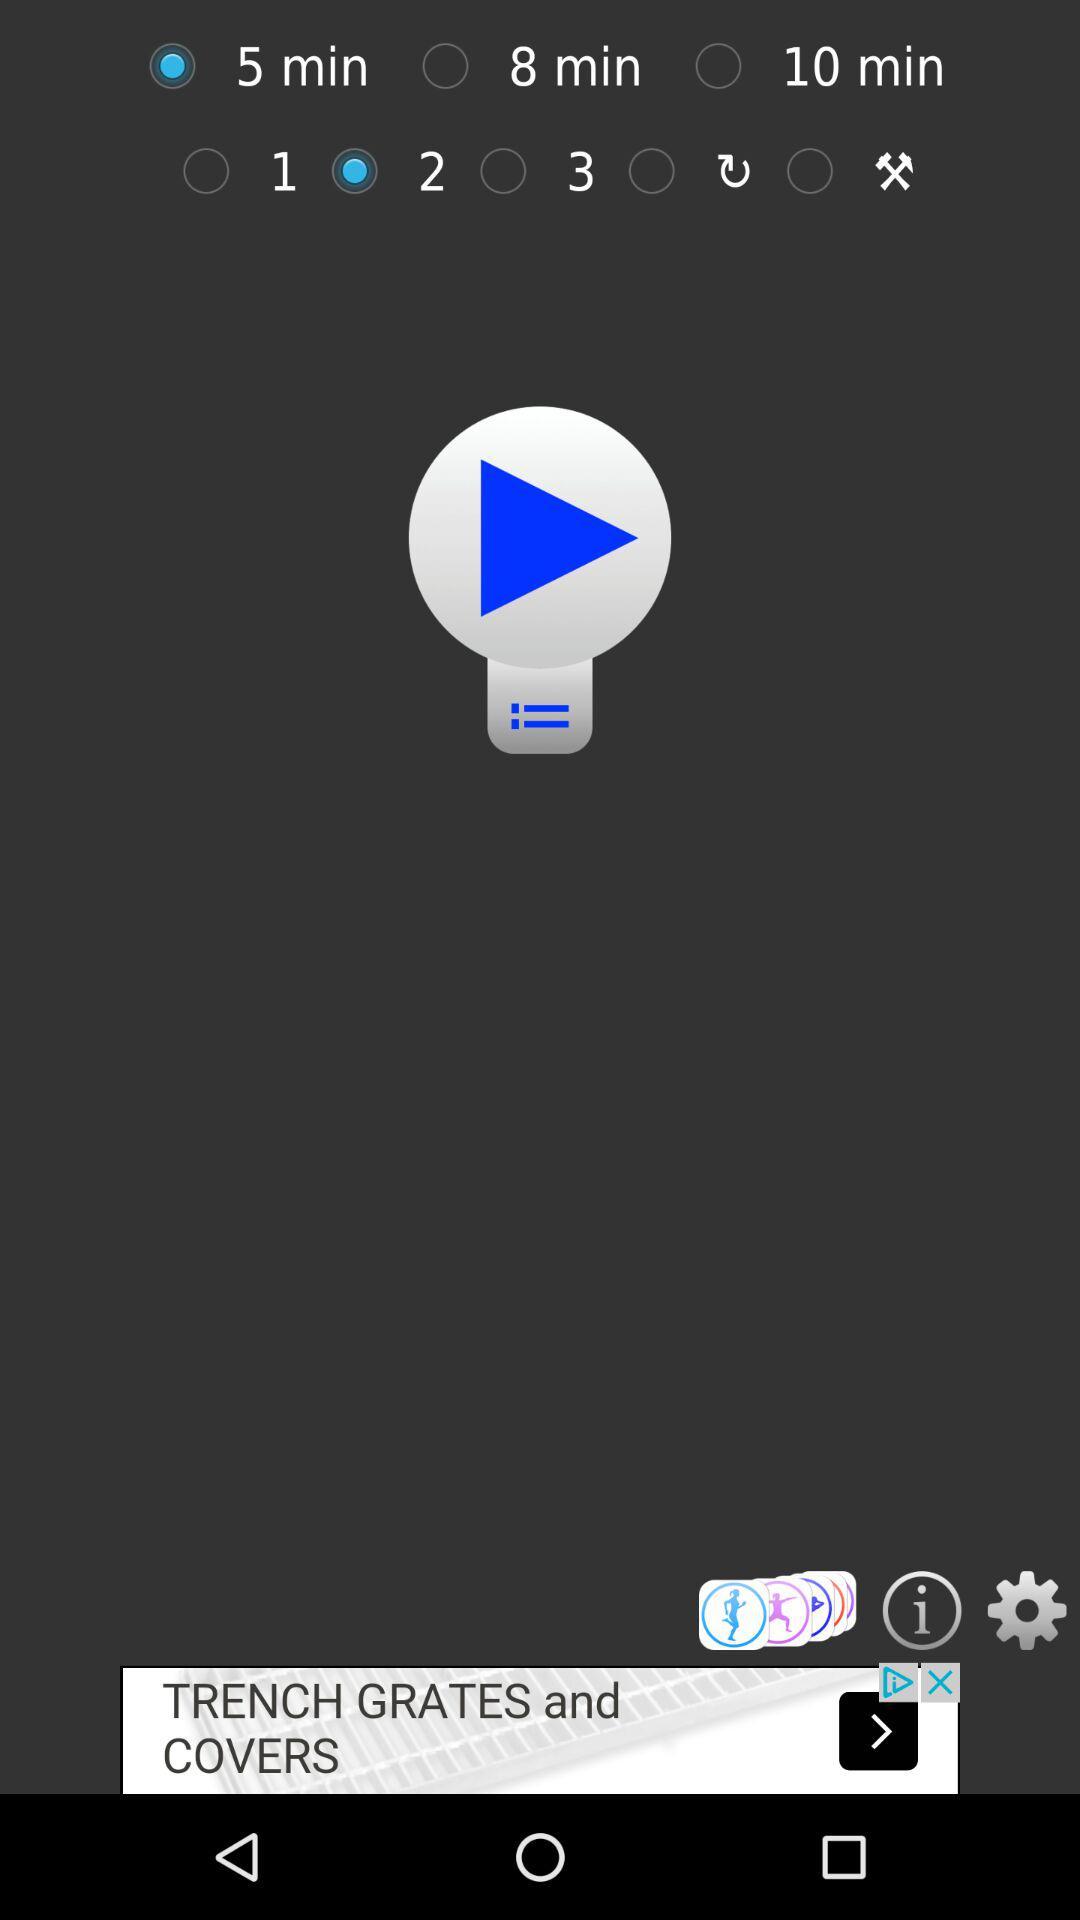 The width and height of the screenshot is (1080, 1920). I want to click on displays information, so click(922, 1610).